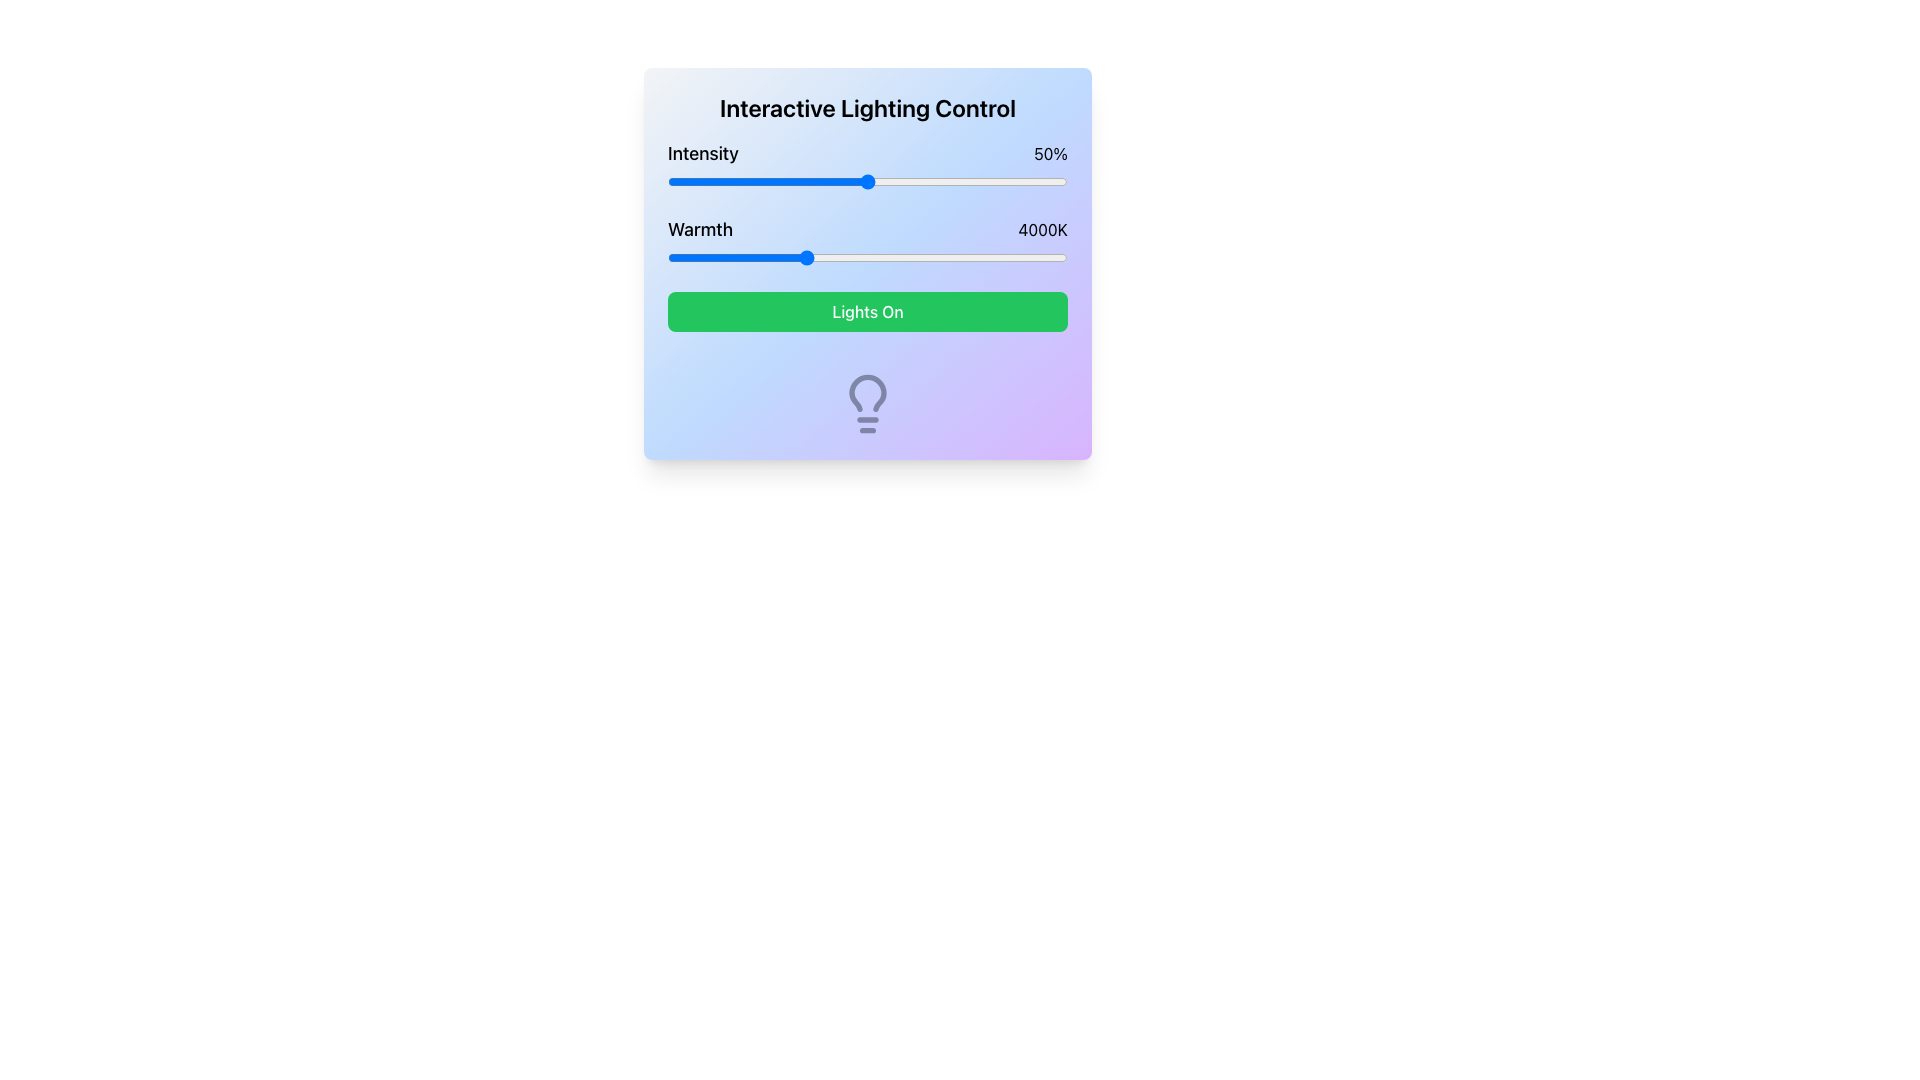 The width and height of the screenshot is (1920, 1080). I want to click on warmth, so click(792, 257).